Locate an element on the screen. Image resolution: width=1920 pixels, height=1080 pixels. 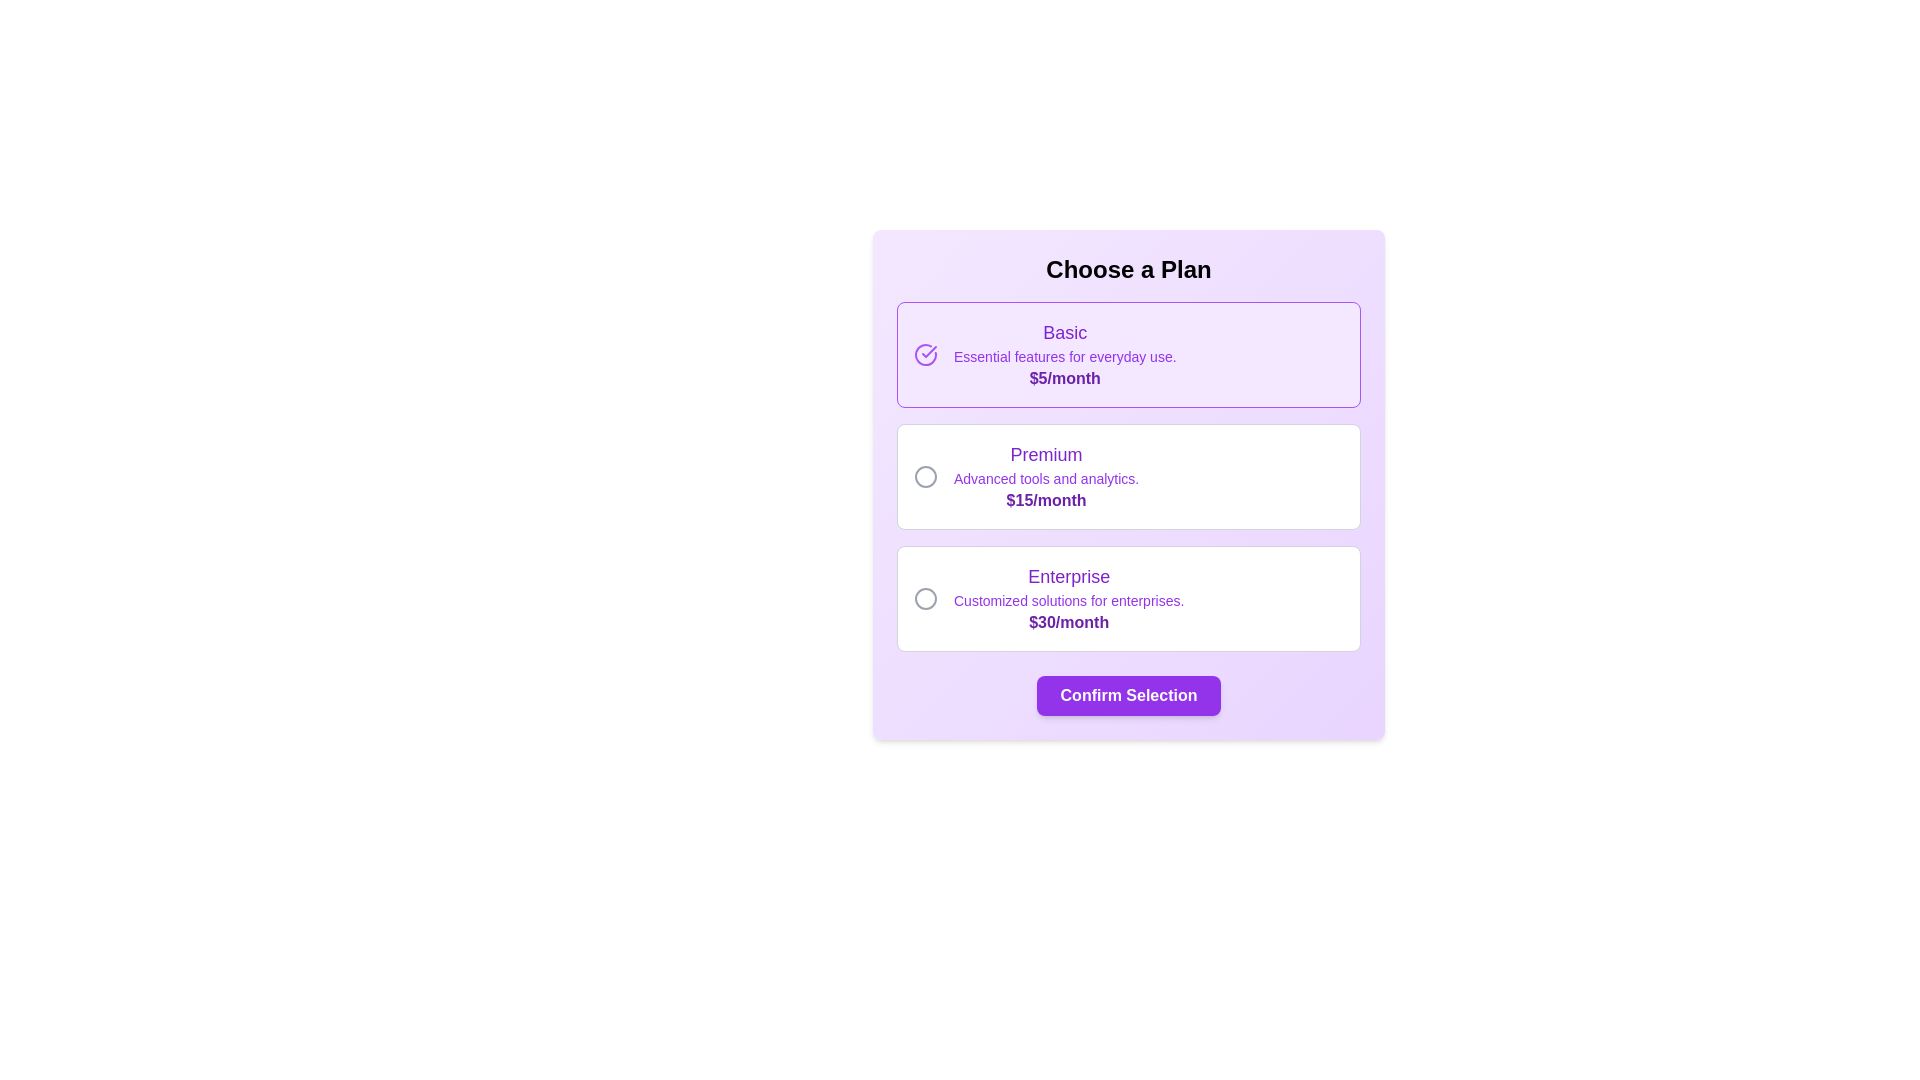
the descriptive text label that provides information about the 'Basic' subscription option, located between the title 'Basic' and the price '$5/month' is located at coordinates (1064, 356).